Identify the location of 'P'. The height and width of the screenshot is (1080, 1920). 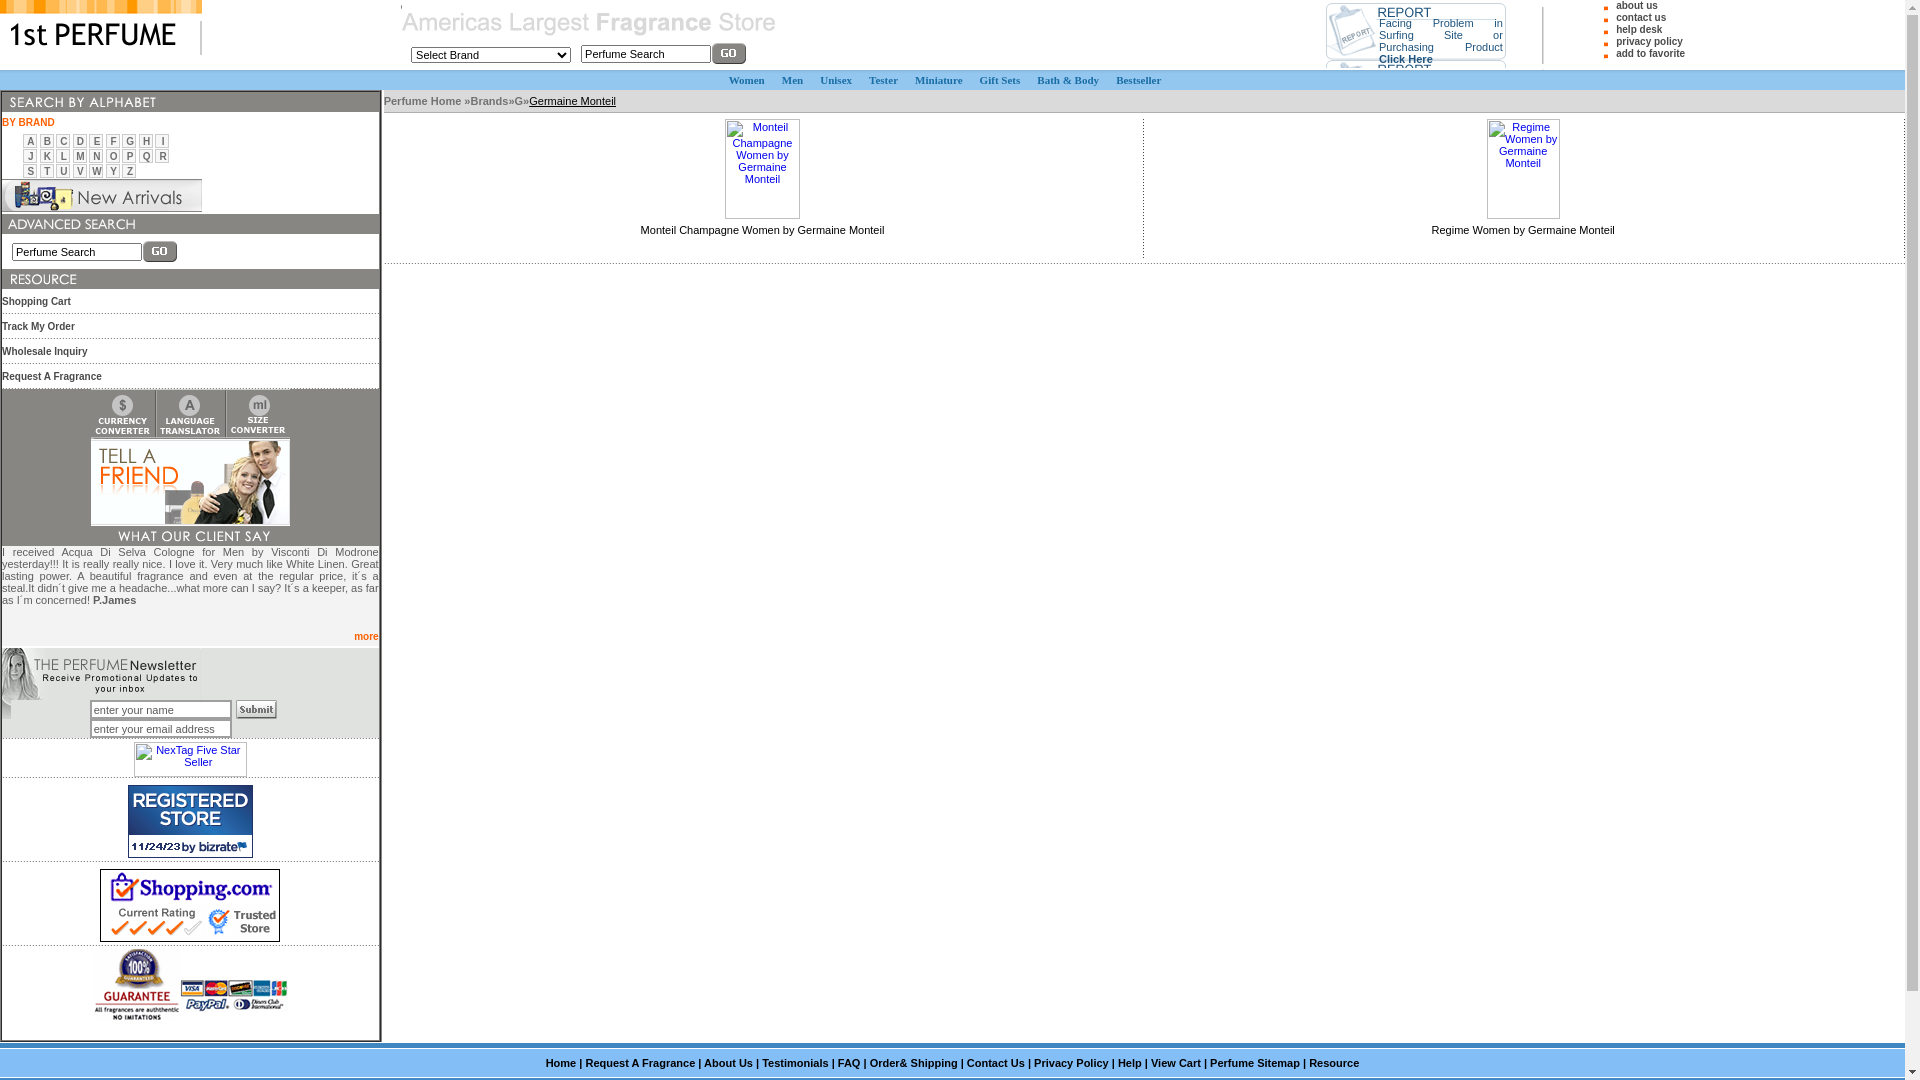
(129, 154).